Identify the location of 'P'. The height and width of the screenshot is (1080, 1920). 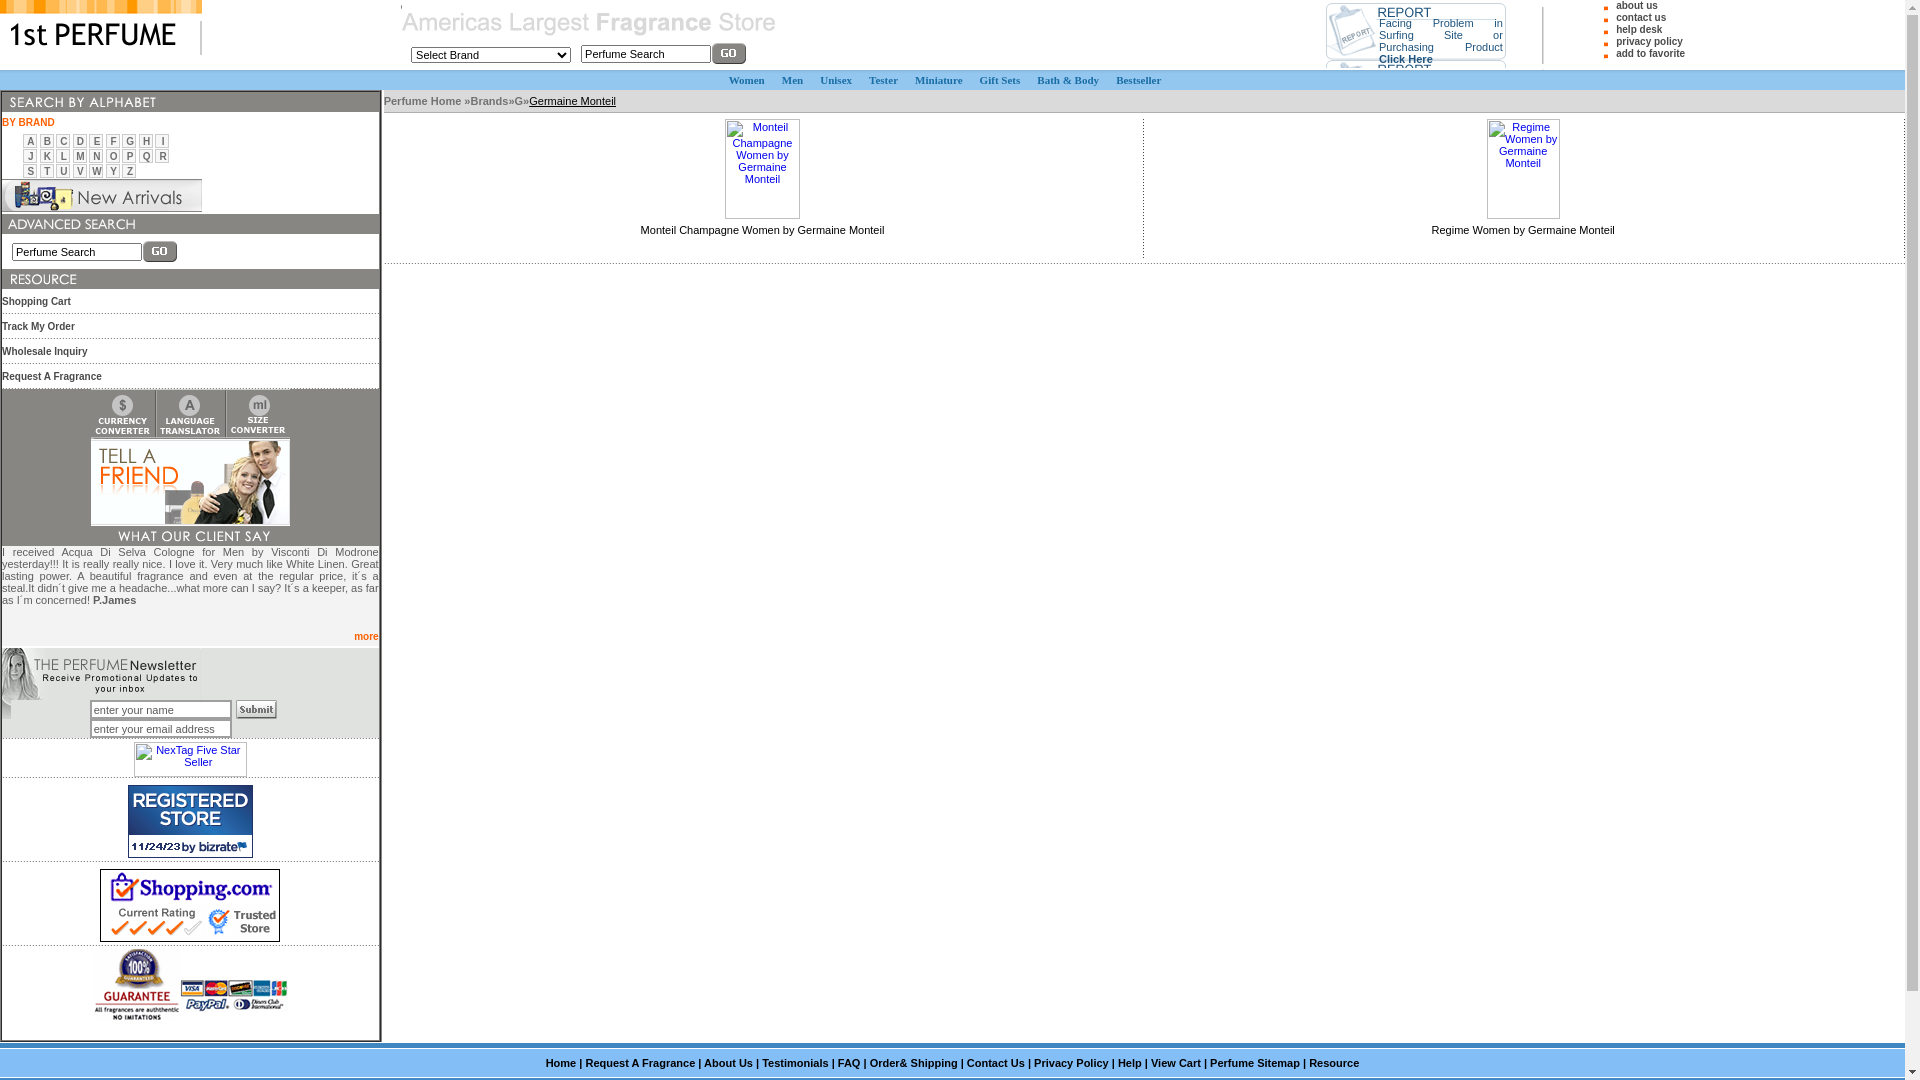
(129, 154).